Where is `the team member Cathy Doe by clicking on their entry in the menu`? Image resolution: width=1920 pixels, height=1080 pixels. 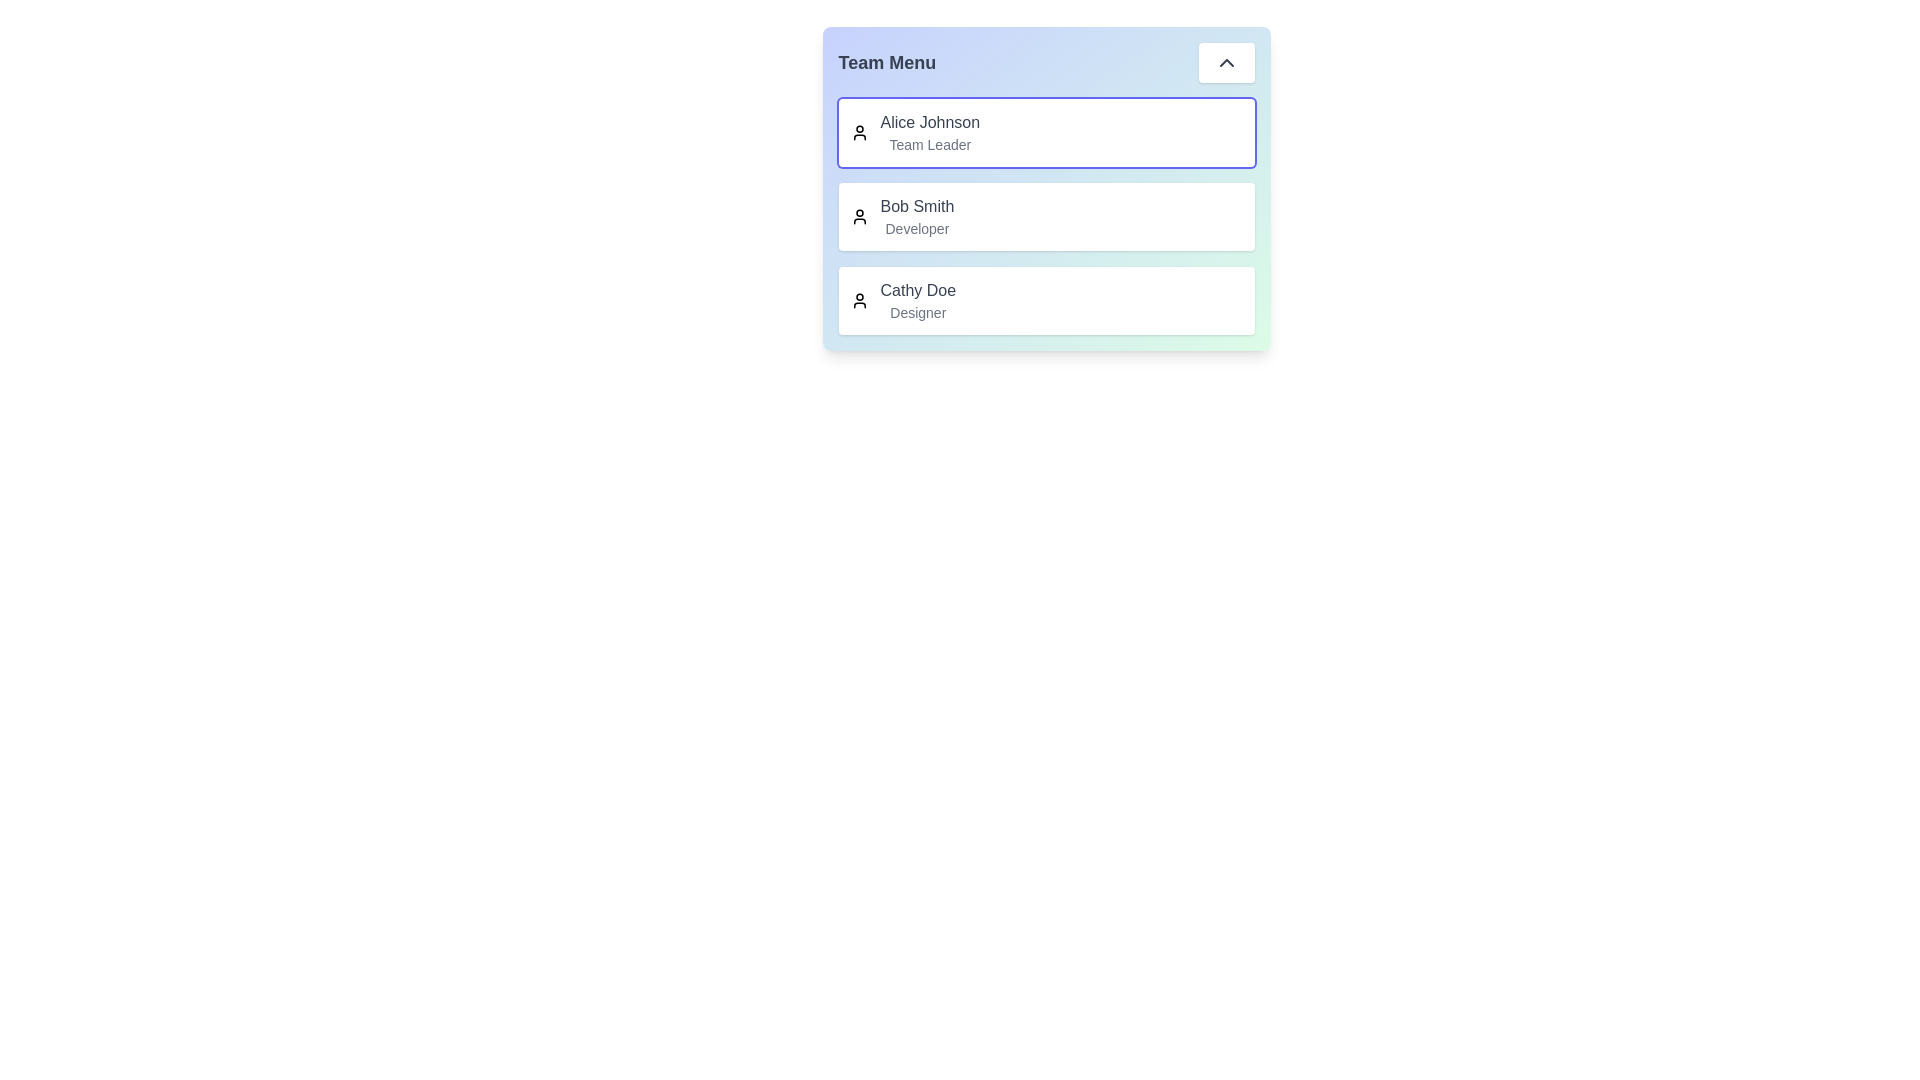 the team member Cathy Doe by clicking on their entry in the menu is located at coordinates (1045, 300).